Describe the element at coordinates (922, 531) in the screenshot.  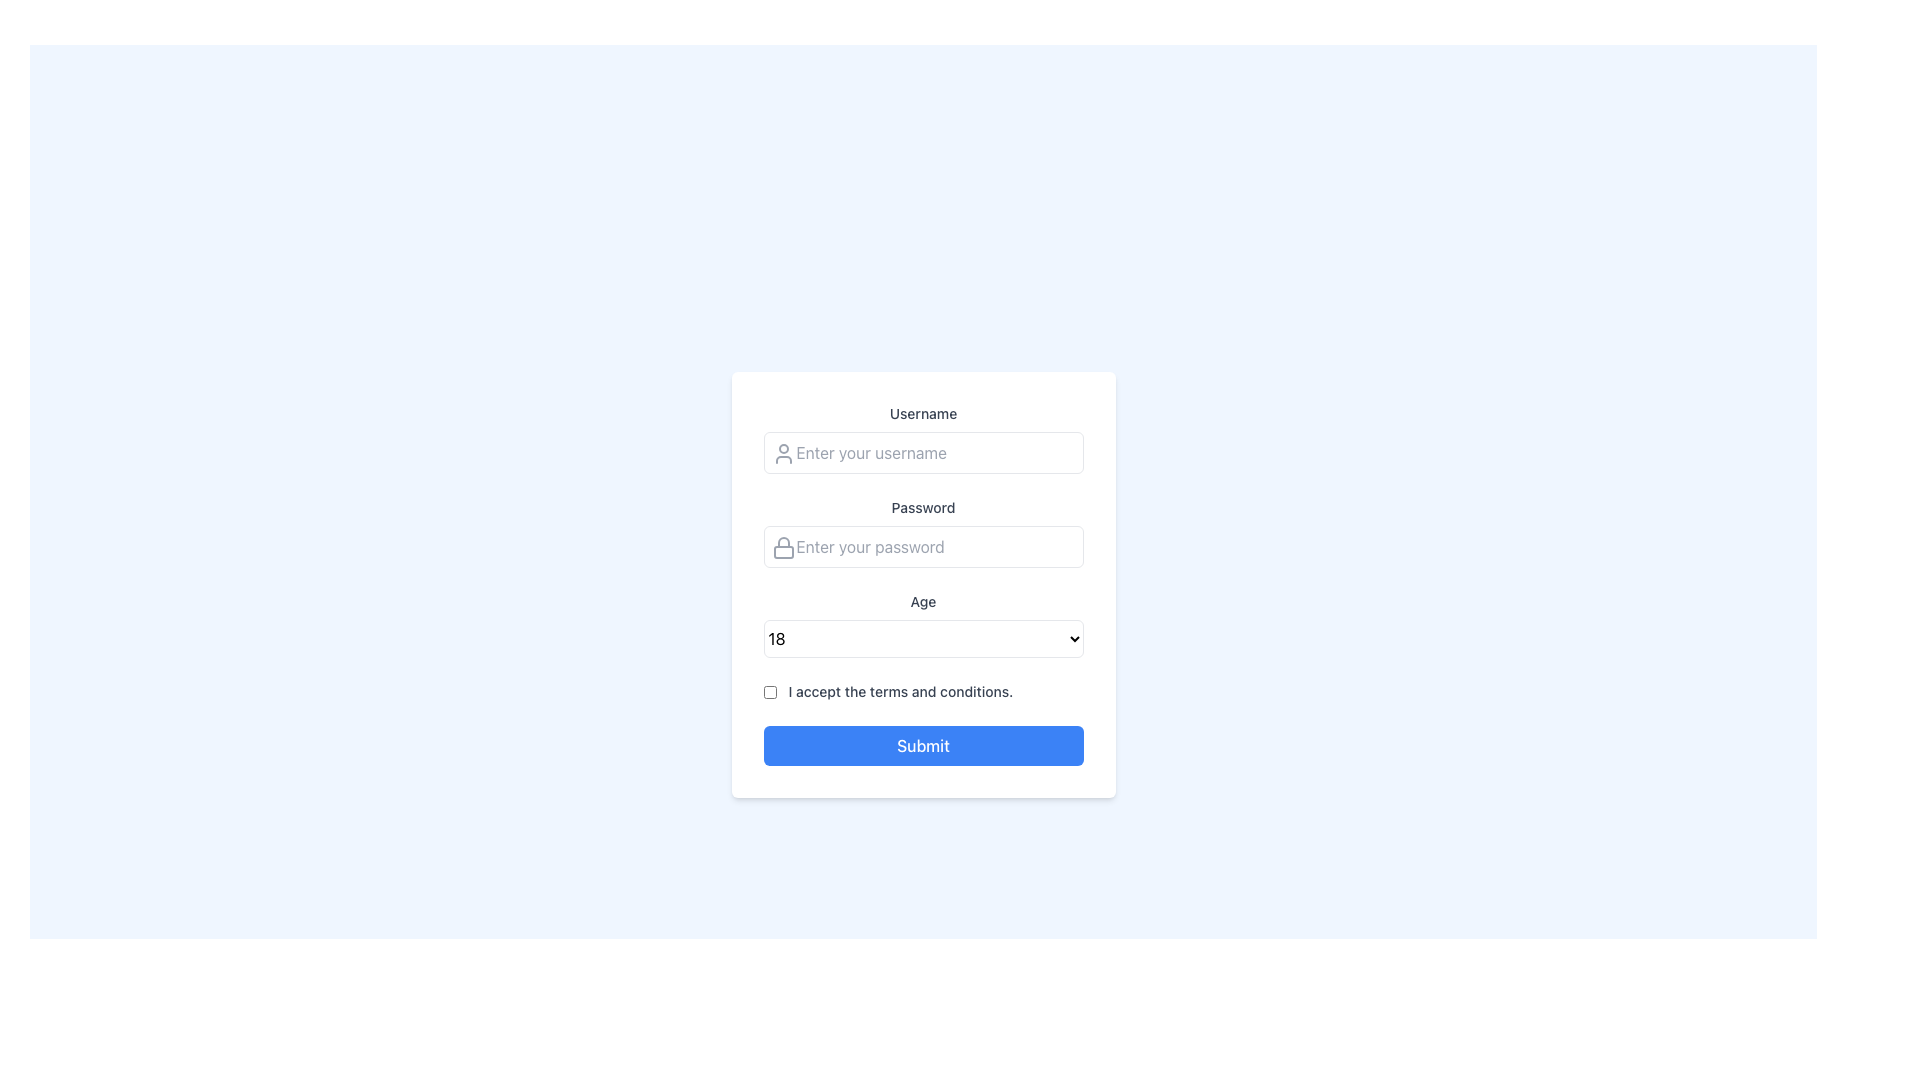
I see `the labeled password input field, which contains a lock icon and has a placeholder text 'Enter your password', to focus for text entry` at that location.